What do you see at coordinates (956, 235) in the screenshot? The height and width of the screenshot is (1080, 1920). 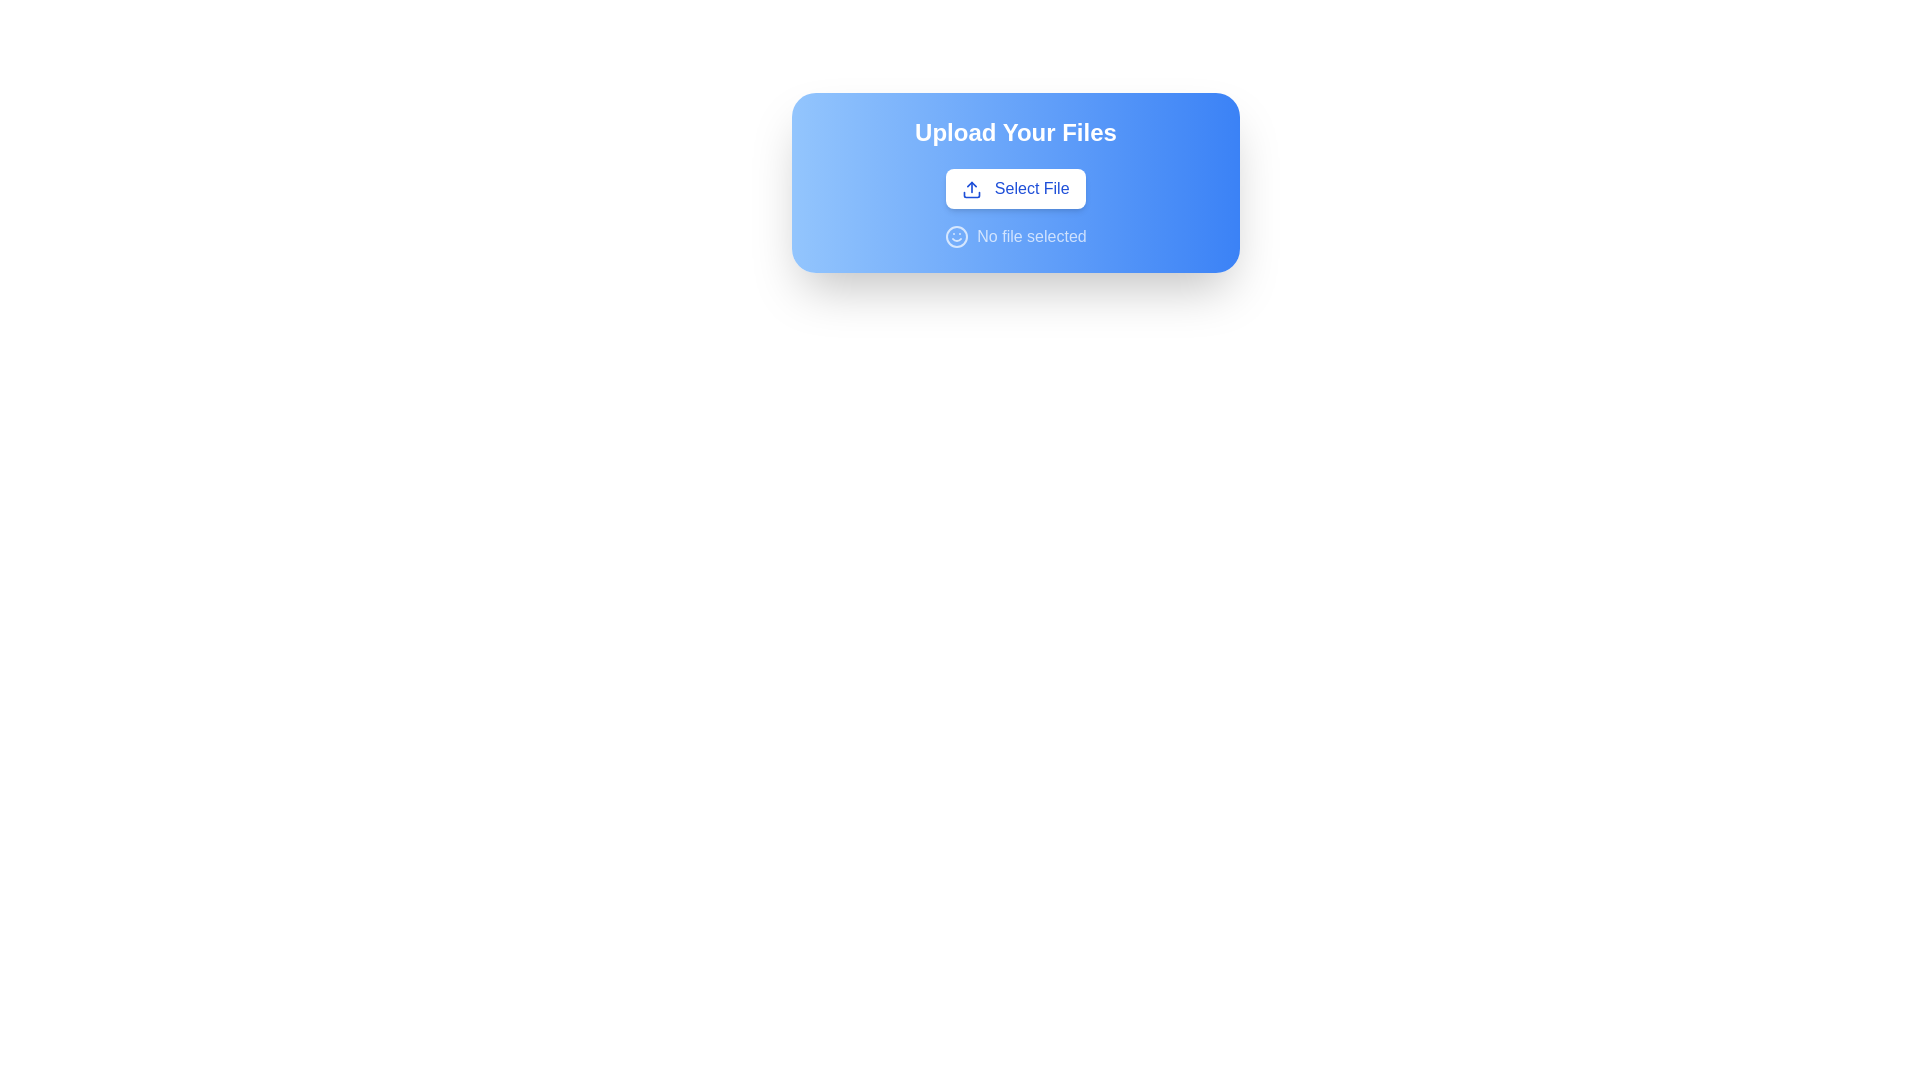 I see `the smiley face icon located to the left of the text 'No file selected' in the file upload section with a blue gradient background` at bounding box center [956, 235].